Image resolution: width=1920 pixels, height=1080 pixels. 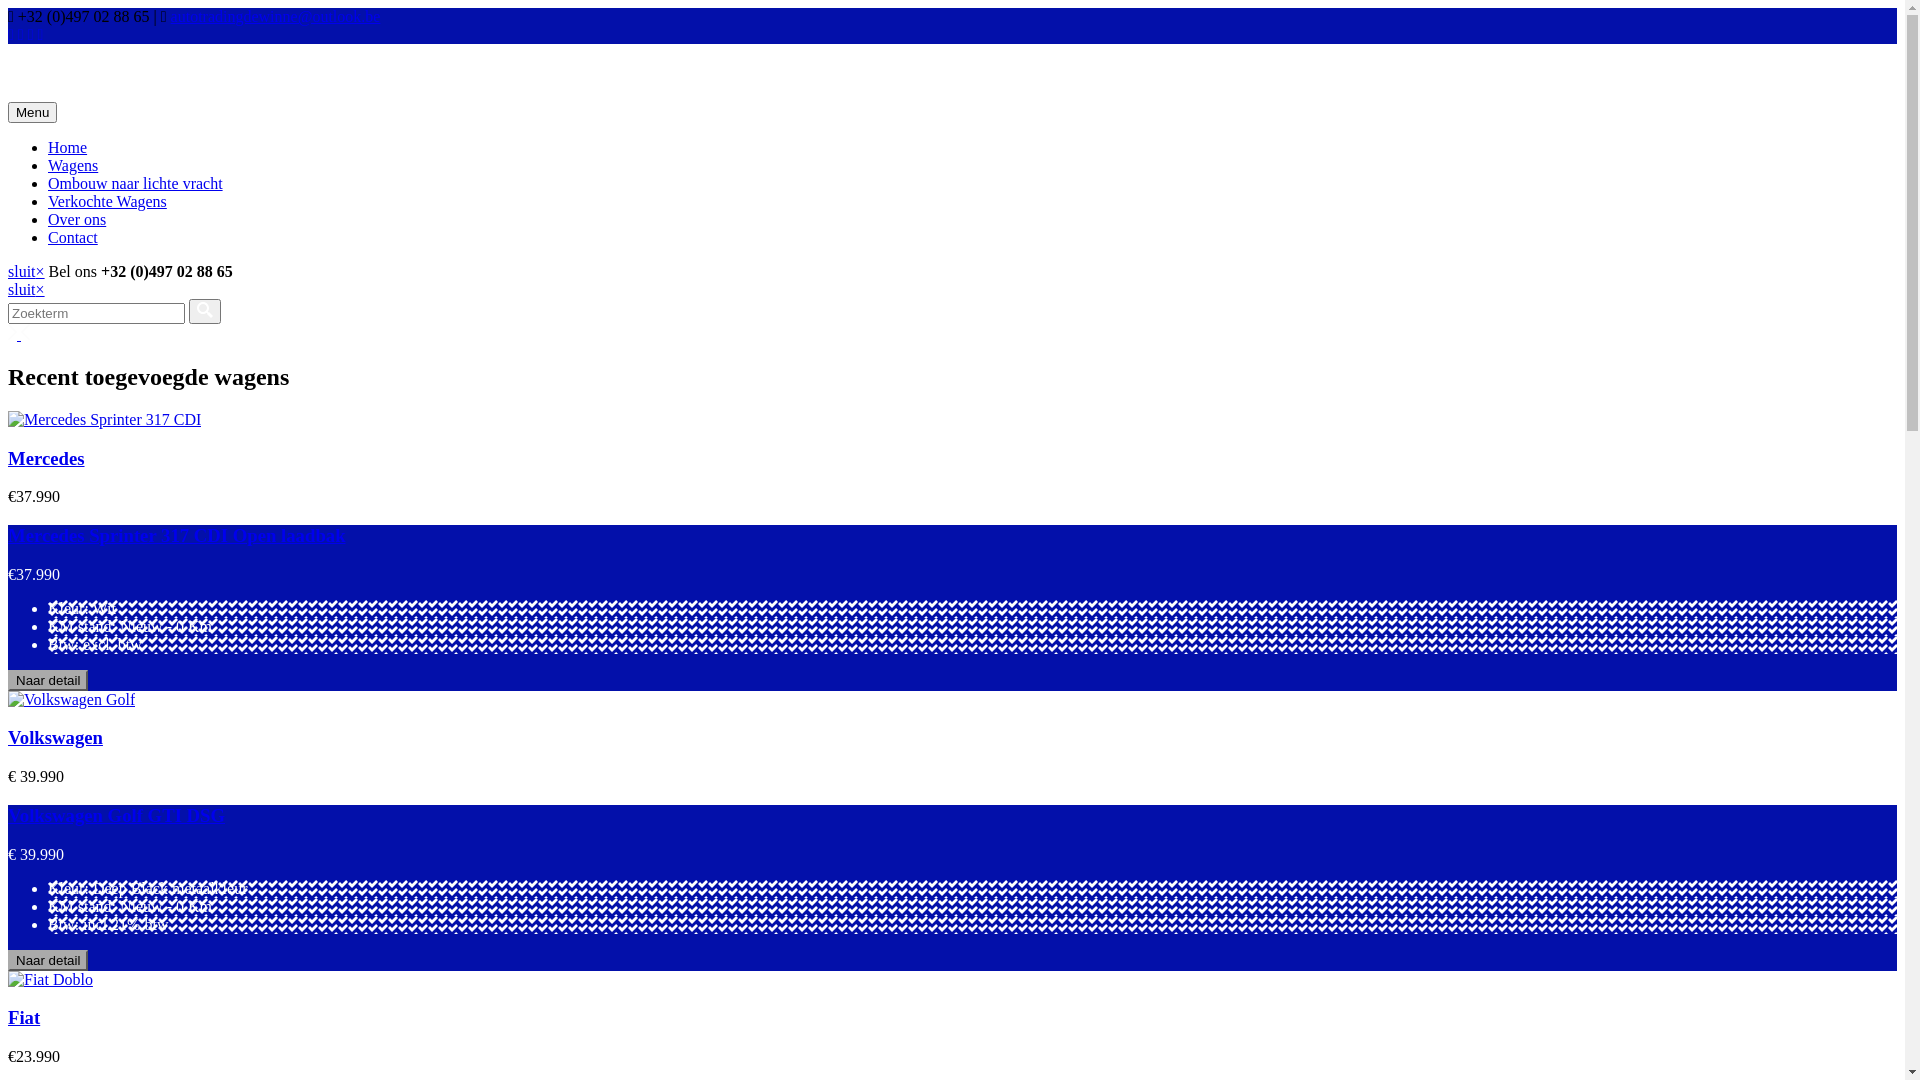 I want to click on ' Fiat  Doblo ', so click(x=50, y=978).